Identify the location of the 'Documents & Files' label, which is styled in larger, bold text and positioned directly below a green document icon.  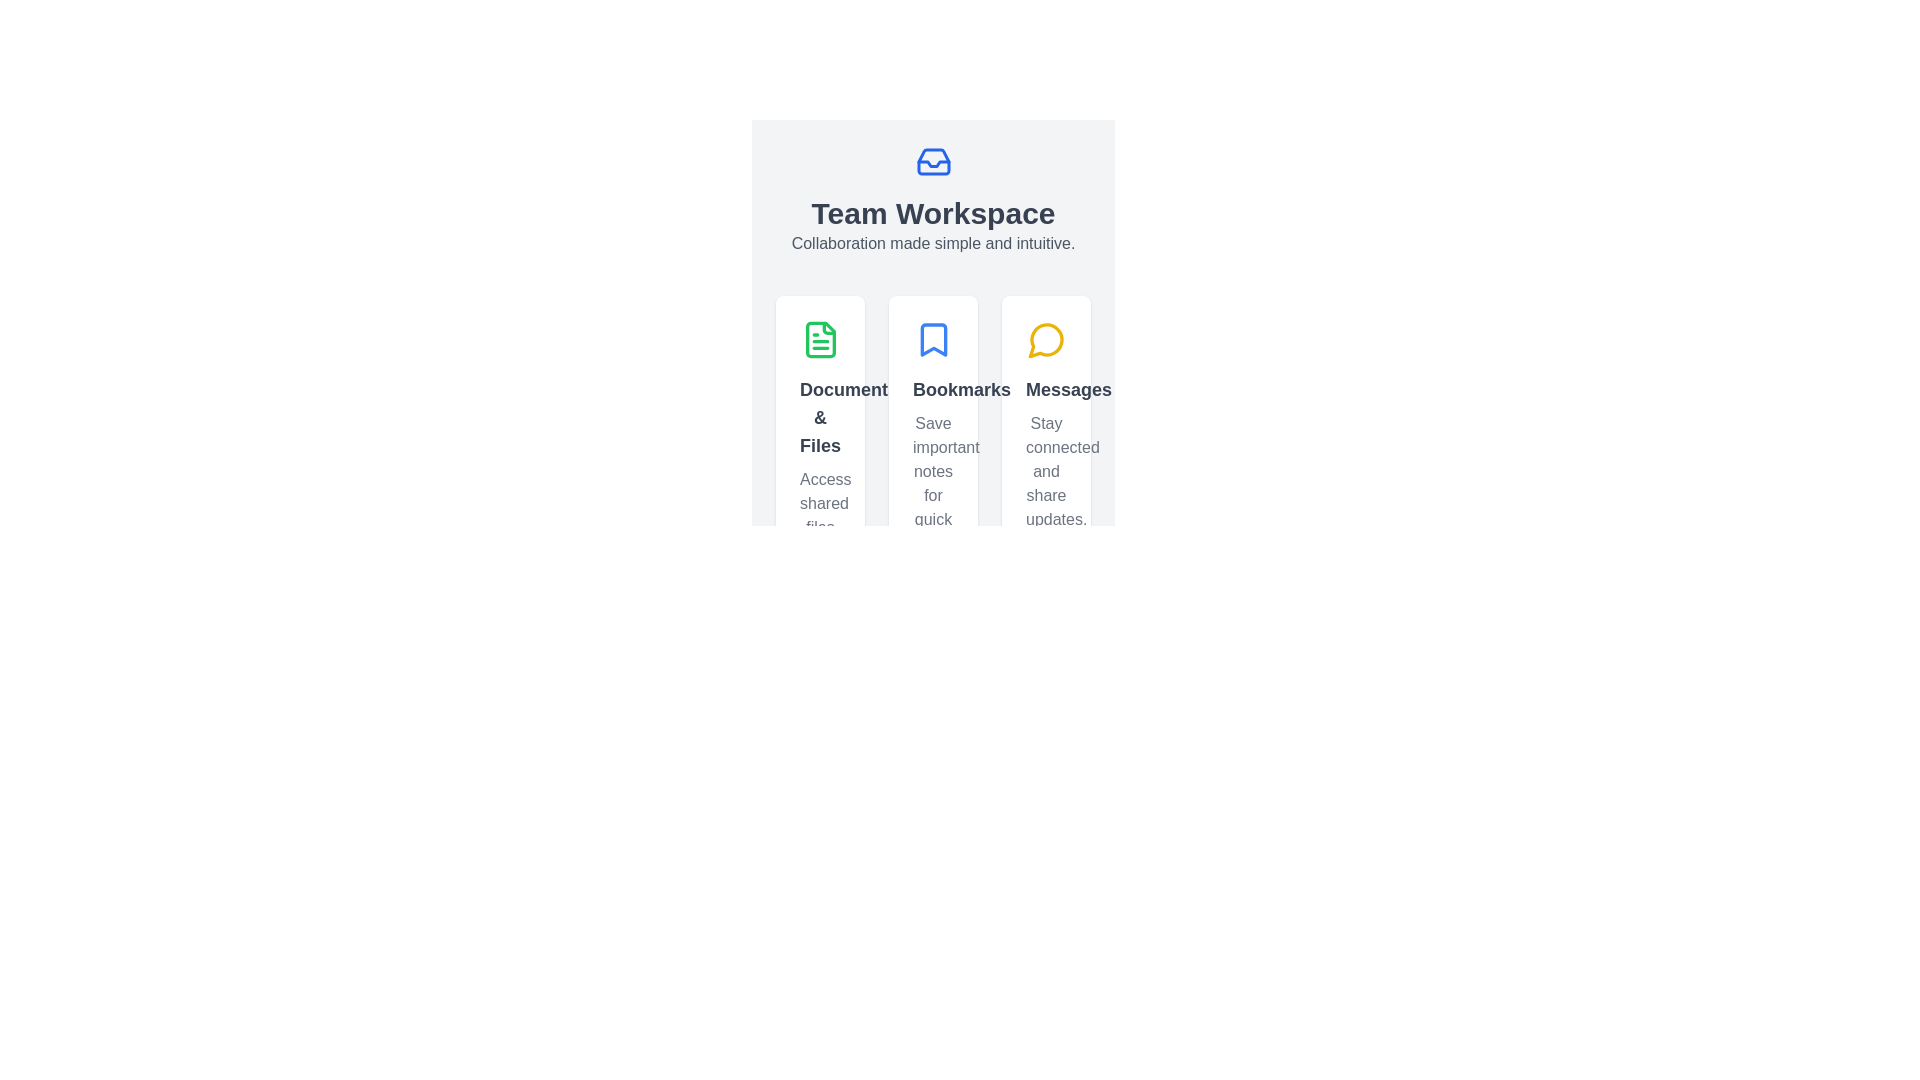
(820, 416).